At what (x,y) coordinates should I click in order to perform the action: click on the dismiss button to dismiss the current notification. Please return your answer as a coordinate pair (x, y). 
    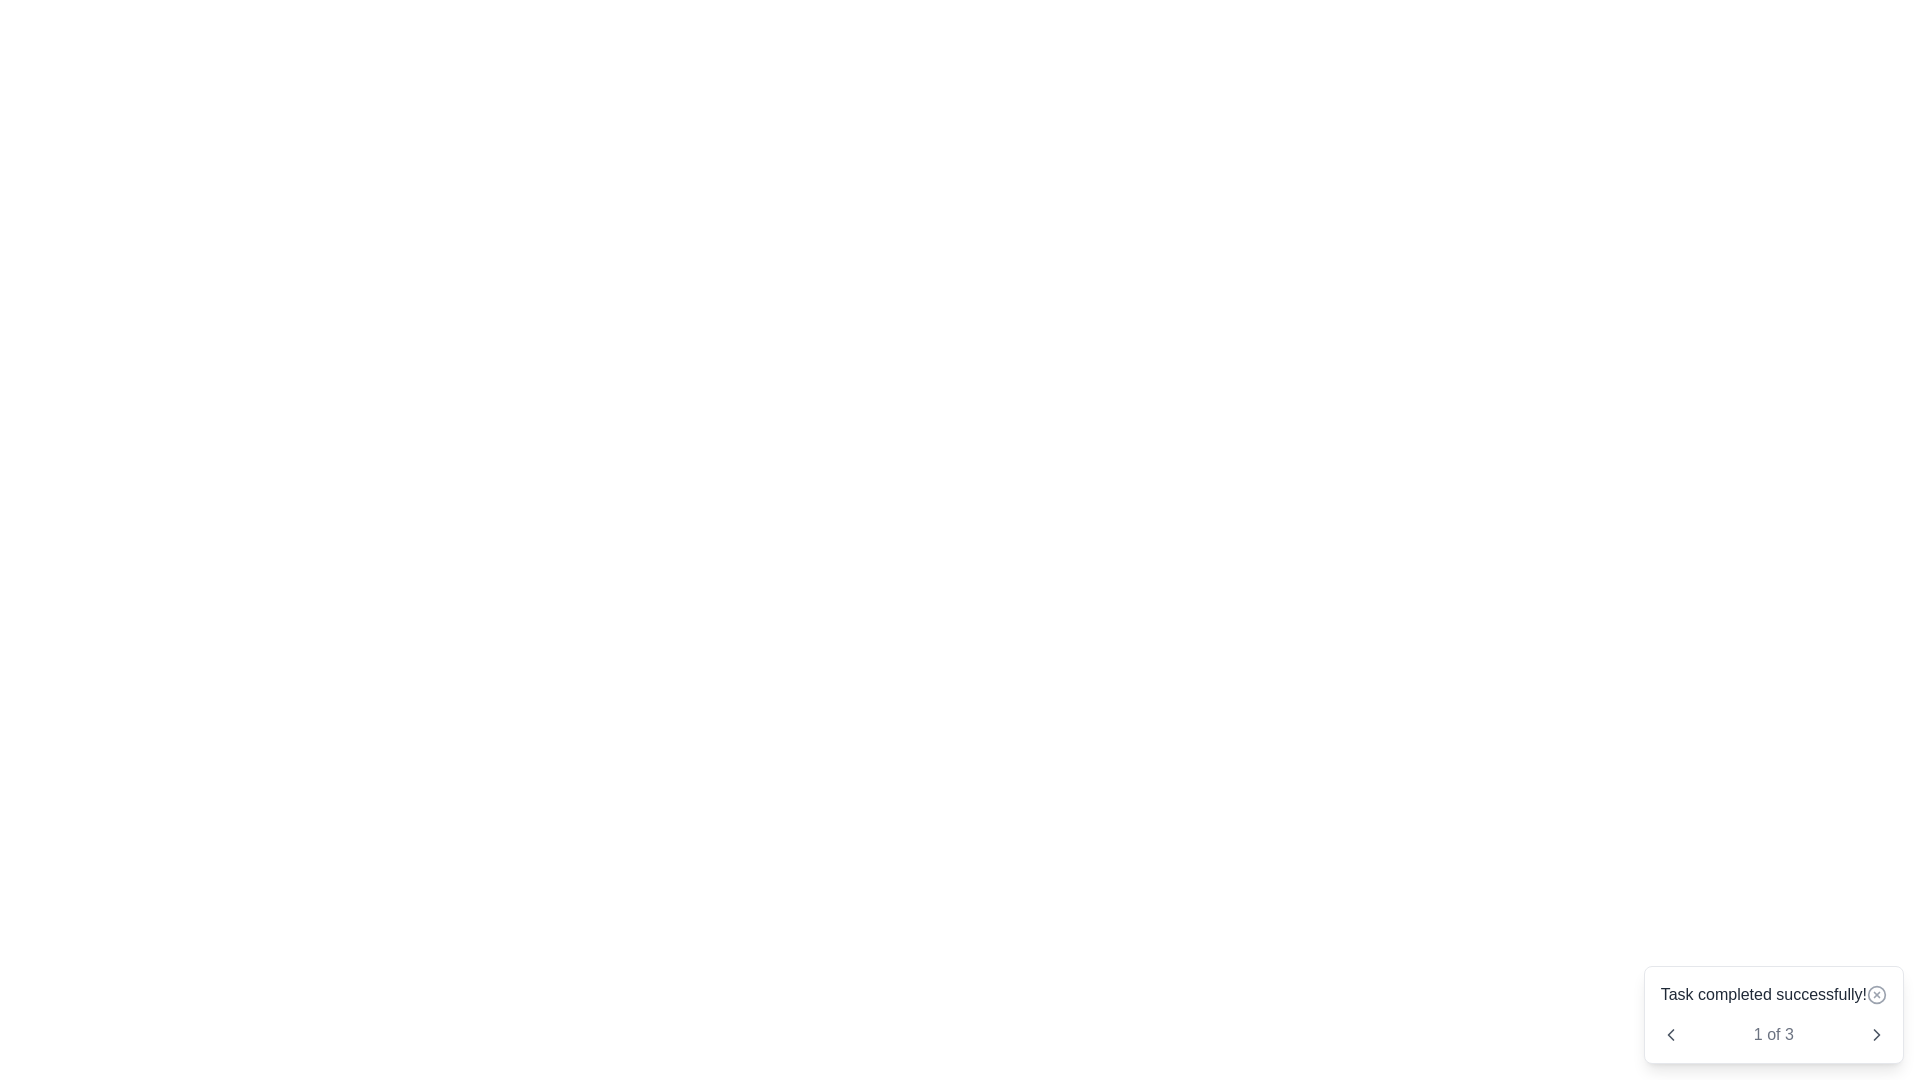
    Looking at the image, I should click on (1875, 995).